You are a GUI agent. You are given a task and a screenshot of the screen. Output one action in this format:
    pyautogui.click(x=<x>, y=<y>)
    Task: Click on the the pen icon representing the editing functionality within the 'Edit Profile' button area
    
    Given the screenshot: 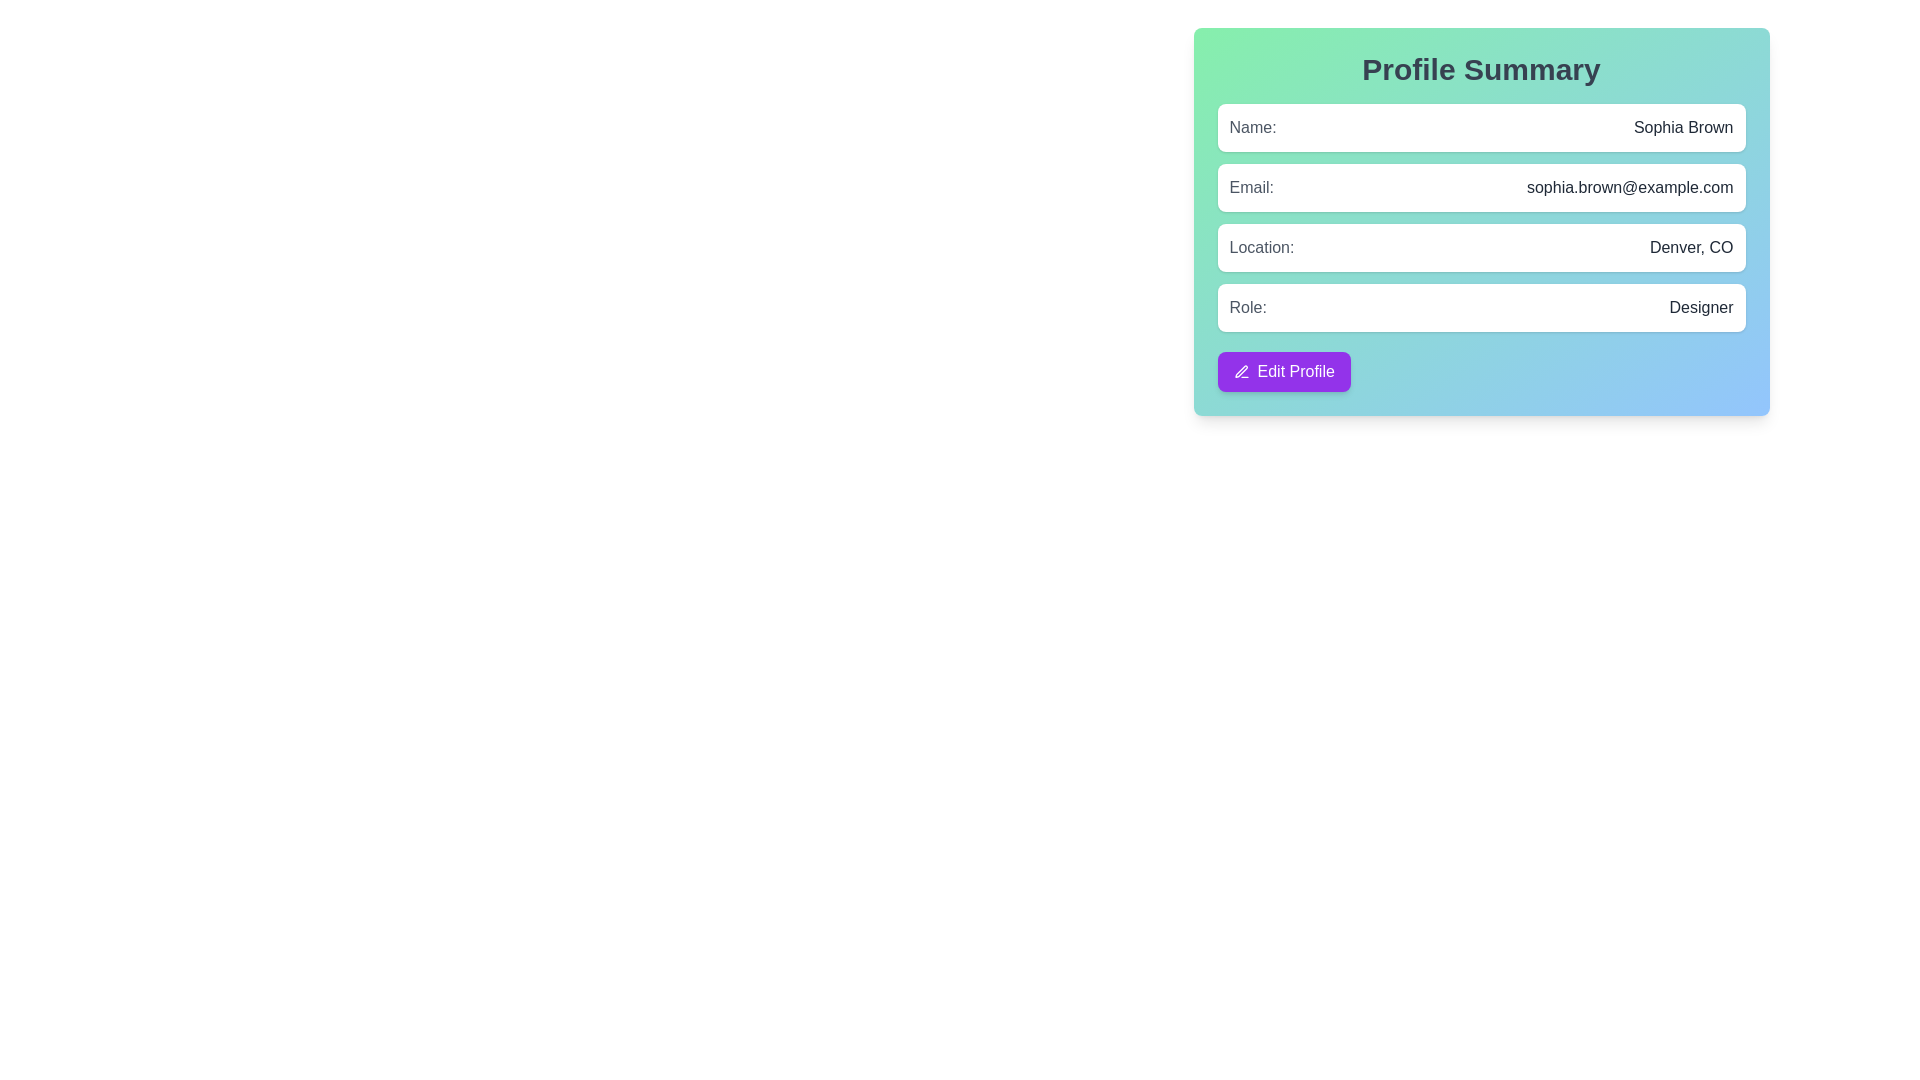 What is the action you would take?
    pyautogui.click(x=1240, y=371)
    